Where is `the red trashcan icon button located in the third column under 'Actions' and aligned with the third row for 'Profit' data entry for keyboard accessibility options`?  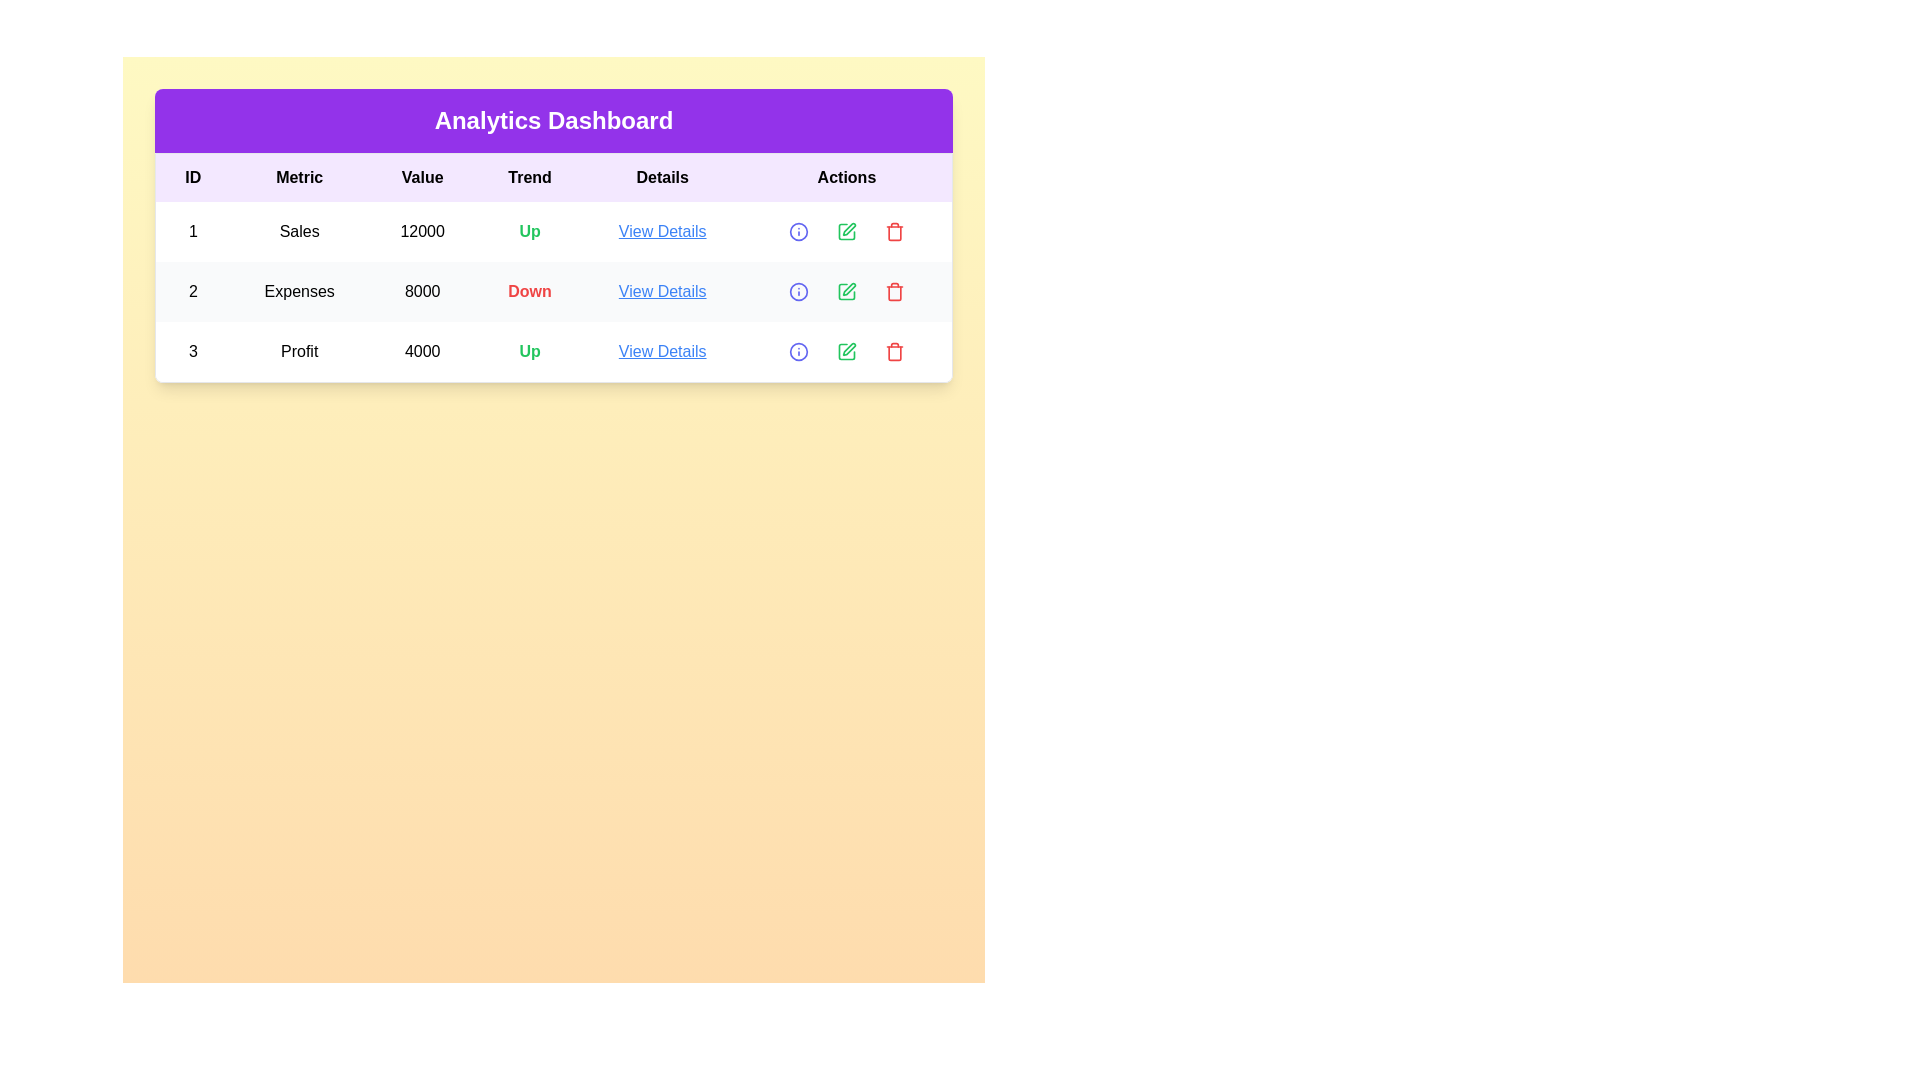 the red trashcan icon button located in the third column under 'Actions' and aligned with the third row for 'Profit' data entry for keyboard accessibility options is located at coordinates (893, 230).